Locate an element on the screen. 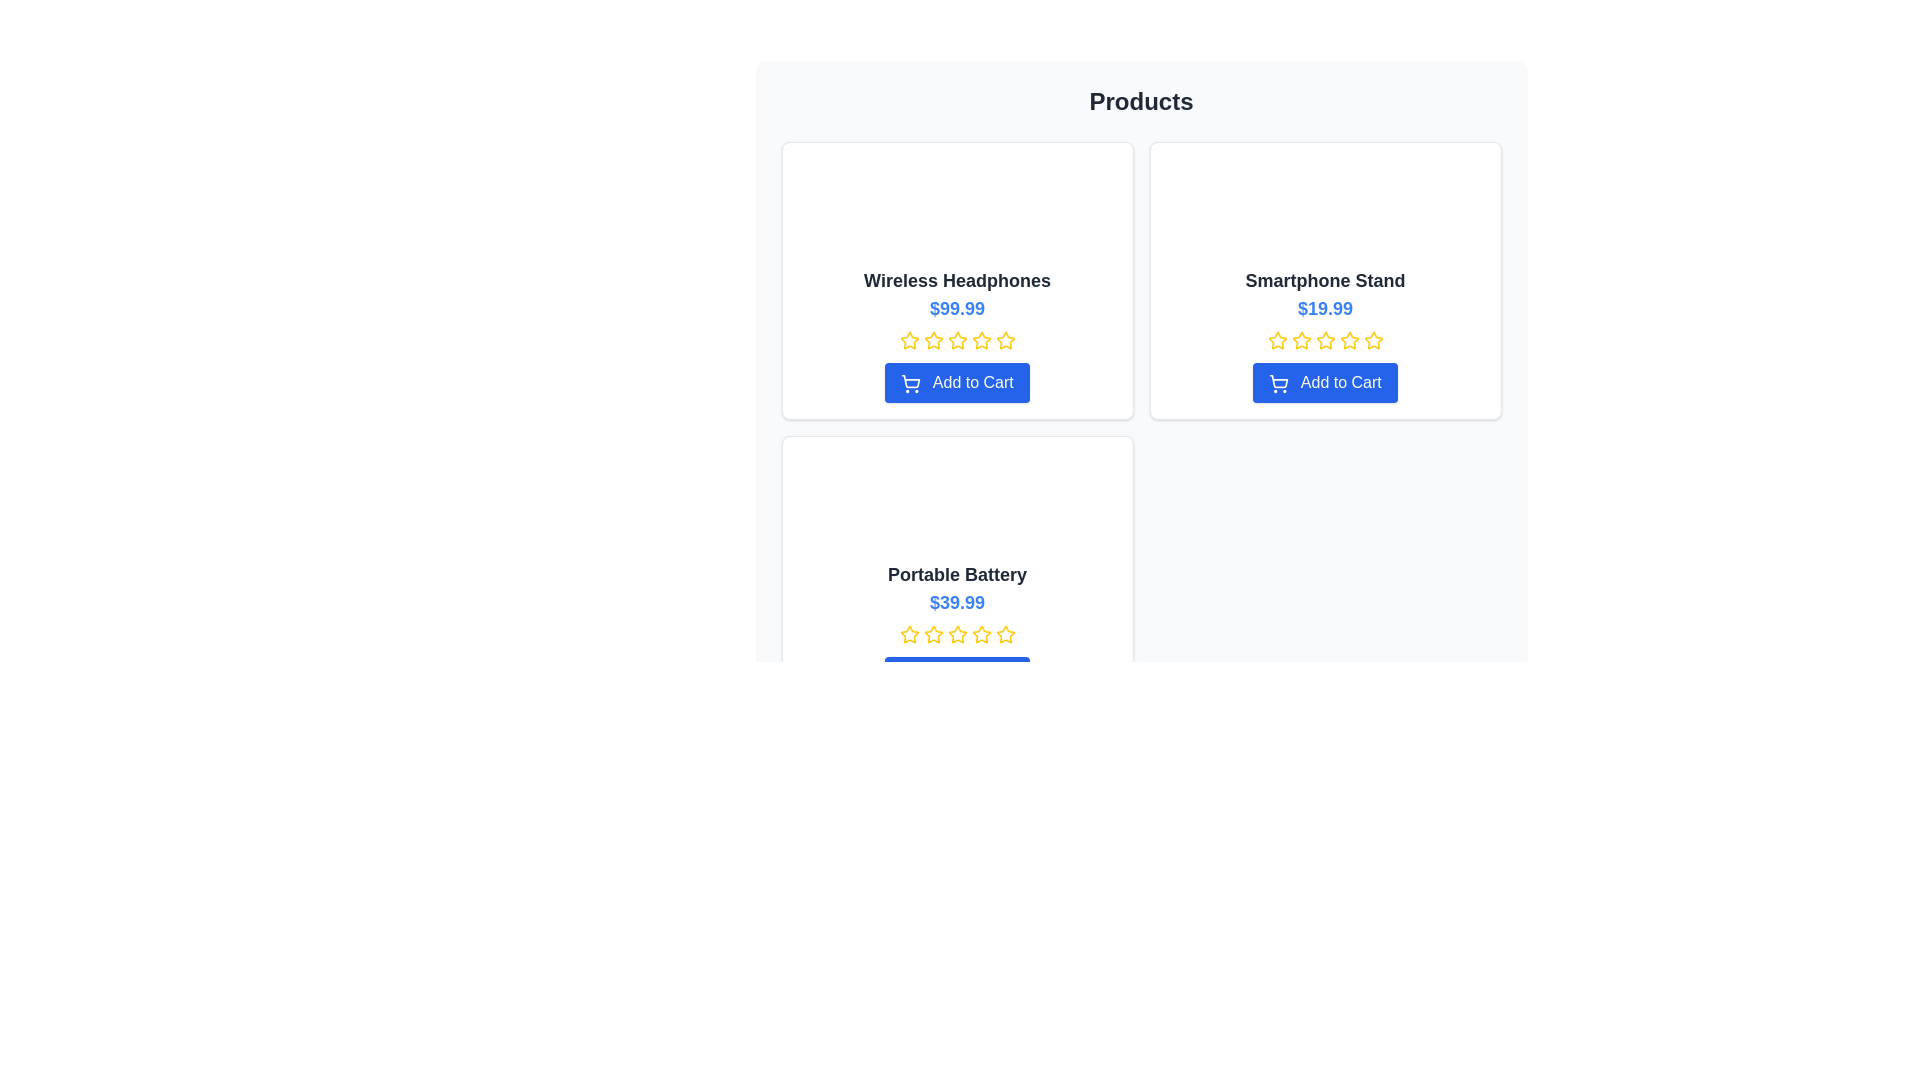  the fifth yellow star icon in the star rating system beneath the 'Wireless Headphones - $99.99' product listing to set the rating is located at coordinates (956, 339).